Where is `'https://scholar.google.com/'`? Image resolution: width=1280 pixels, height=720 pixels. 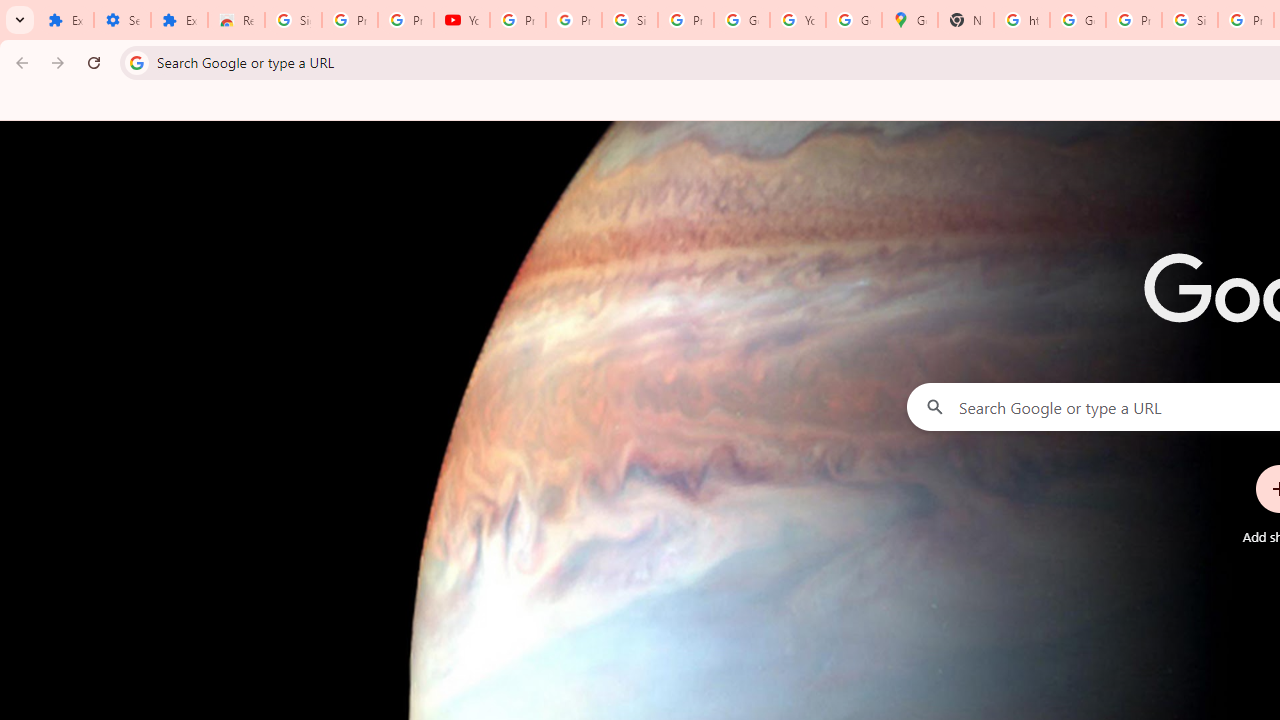
'https://scholar.google.com/' is located at coordinates (1022, 20).